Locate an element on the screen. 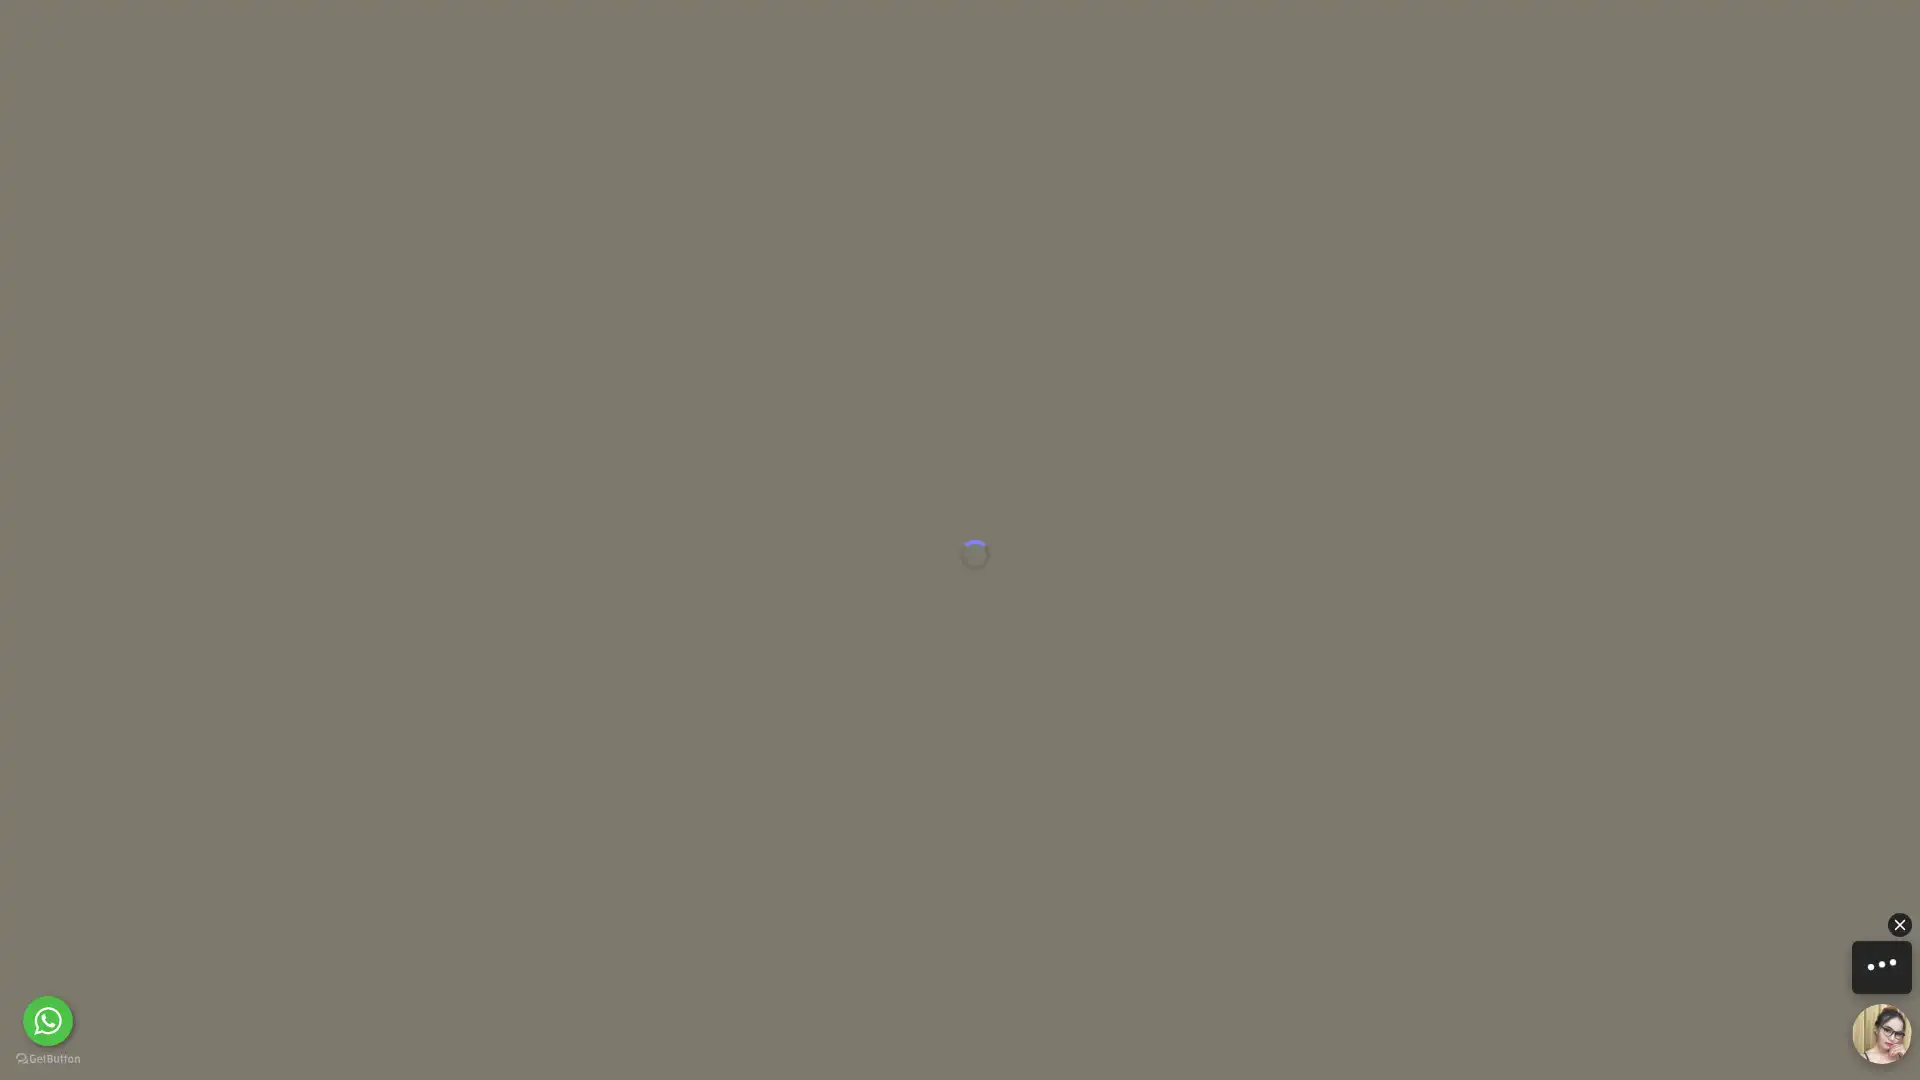  LOGIN is located at coordinates (1334, 34).